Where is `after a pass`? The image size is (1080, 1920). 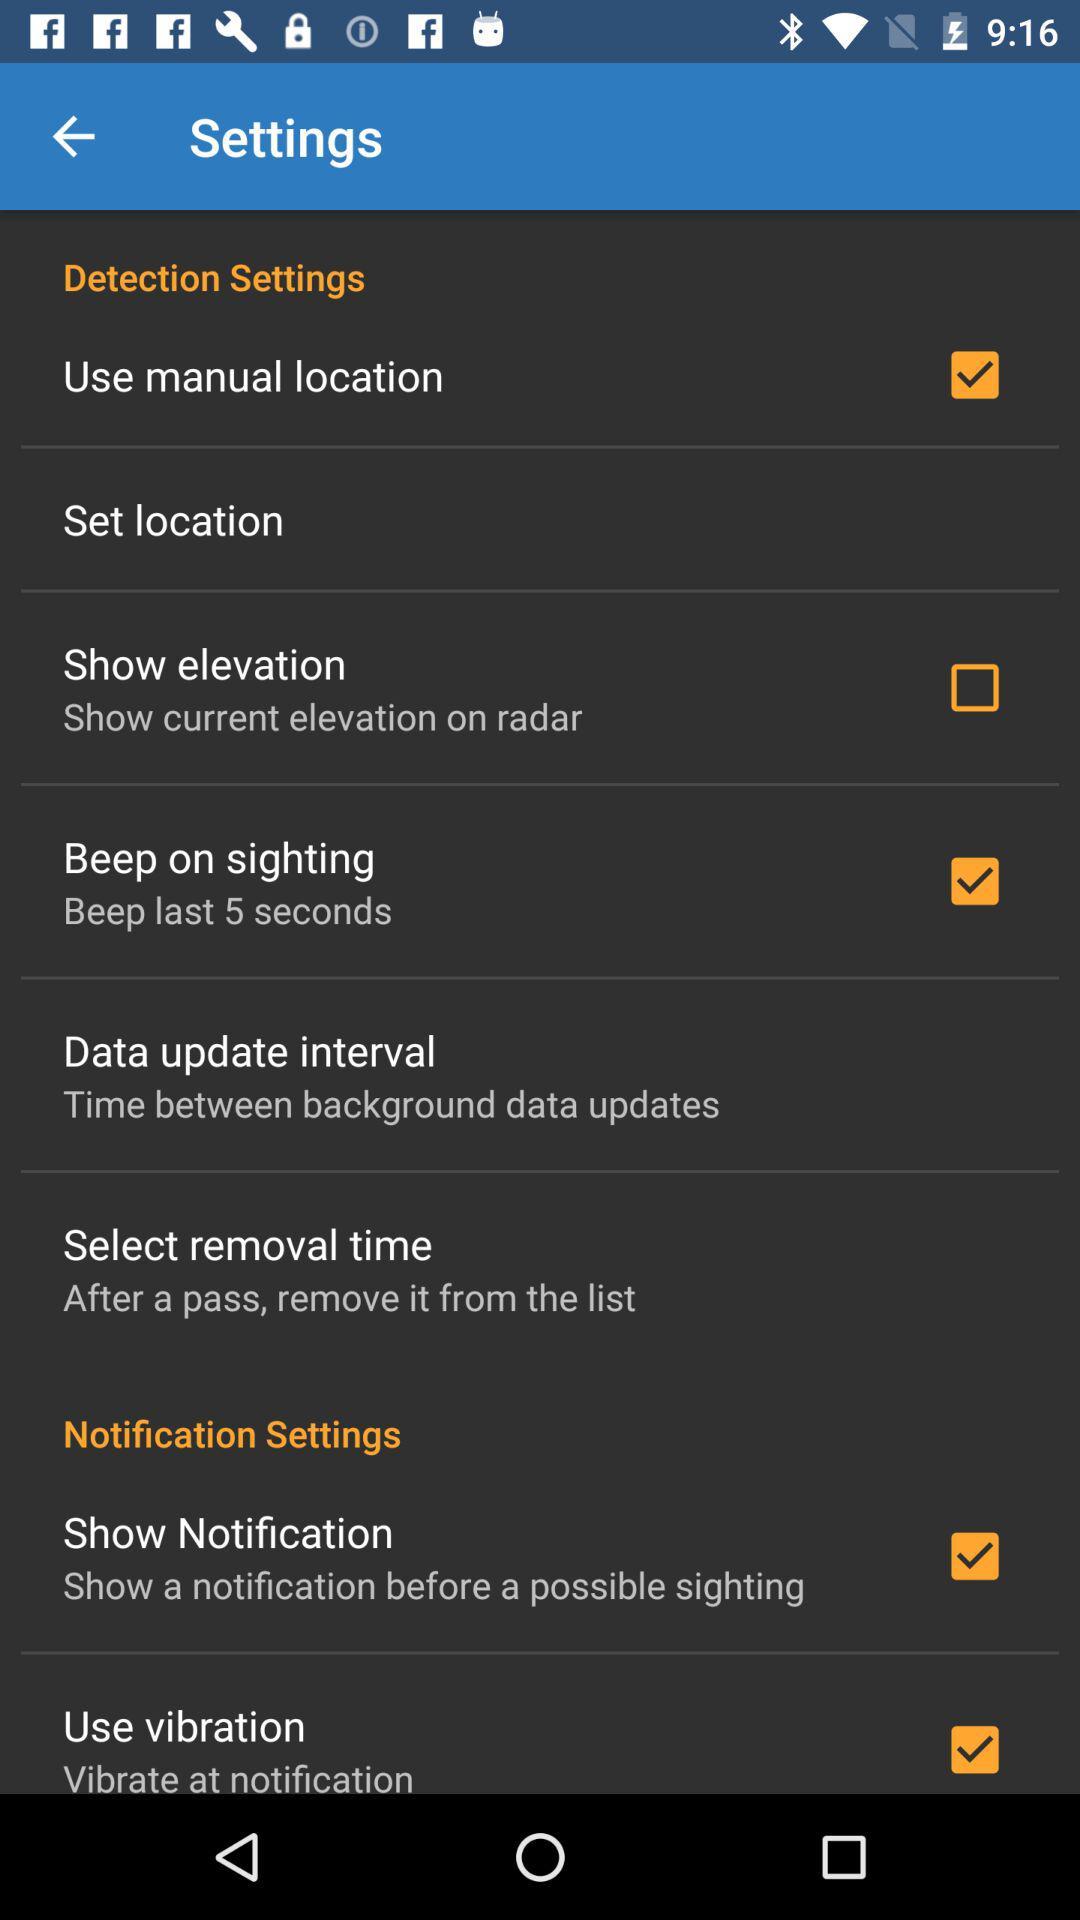 after a pass is located at coordinates (348, 1296).